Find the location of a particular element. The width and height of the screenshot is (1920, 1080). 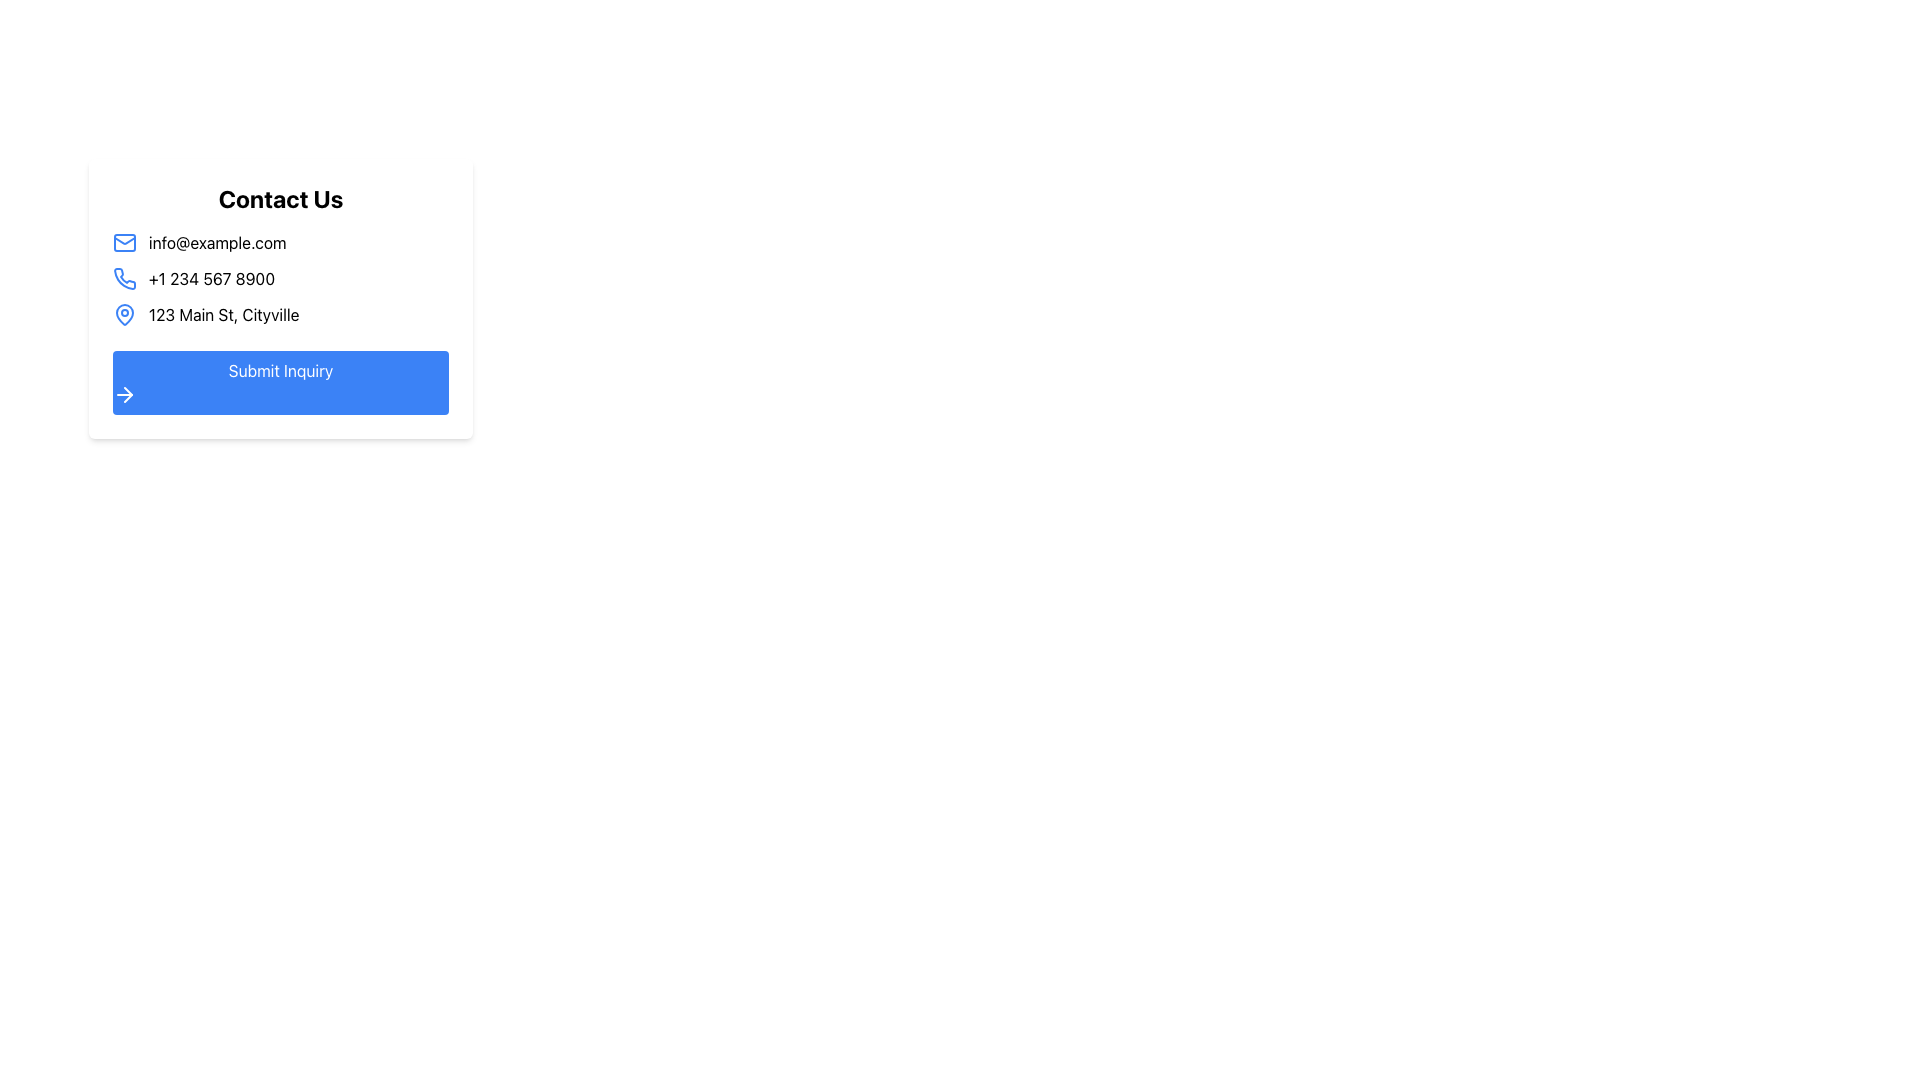

text content of the heading element located at the top of the card, which serves as a title indicating the purpose of the card is located at coordinates (280, 199).